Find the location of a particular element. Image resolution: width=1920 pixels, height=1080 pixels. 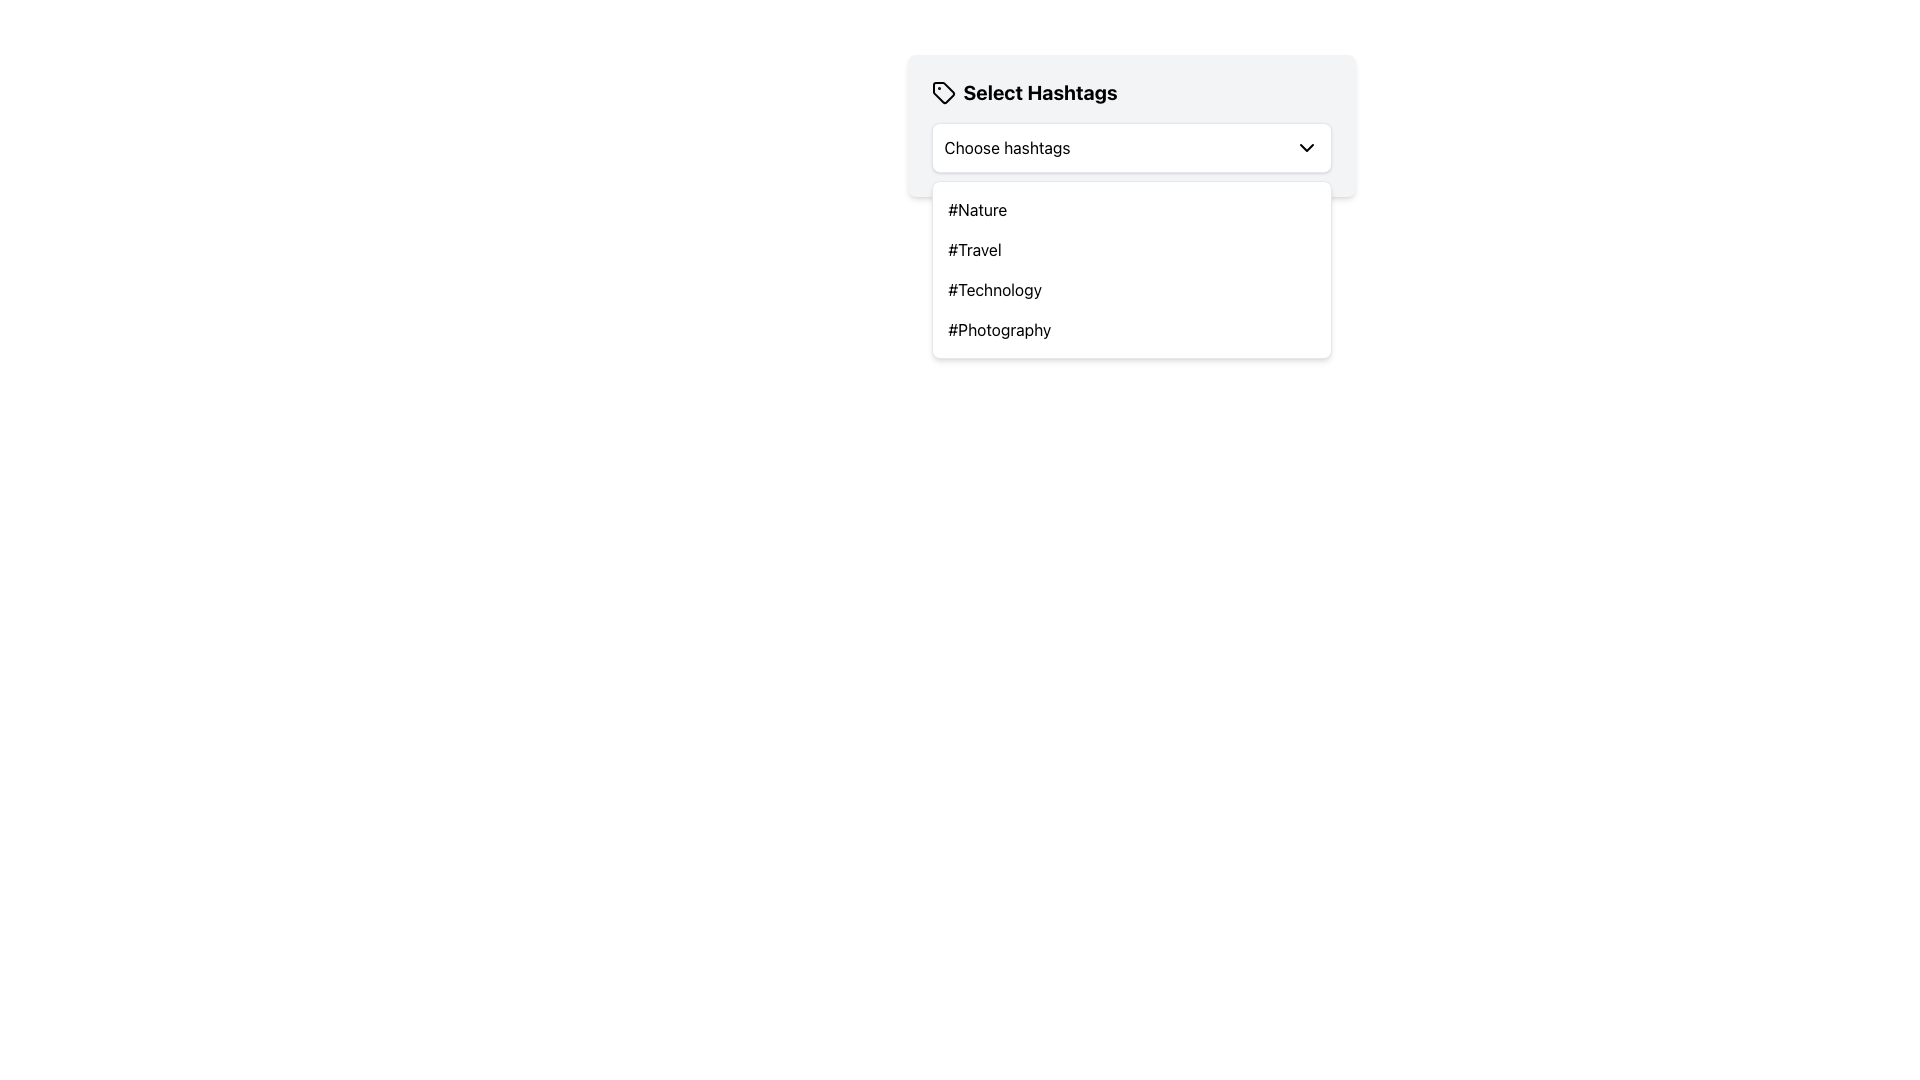

the selectable menu item representing the hashtag '#Travel' in the dropdown menu under 'Select Hashtags' is located at coordinates (974, 249).